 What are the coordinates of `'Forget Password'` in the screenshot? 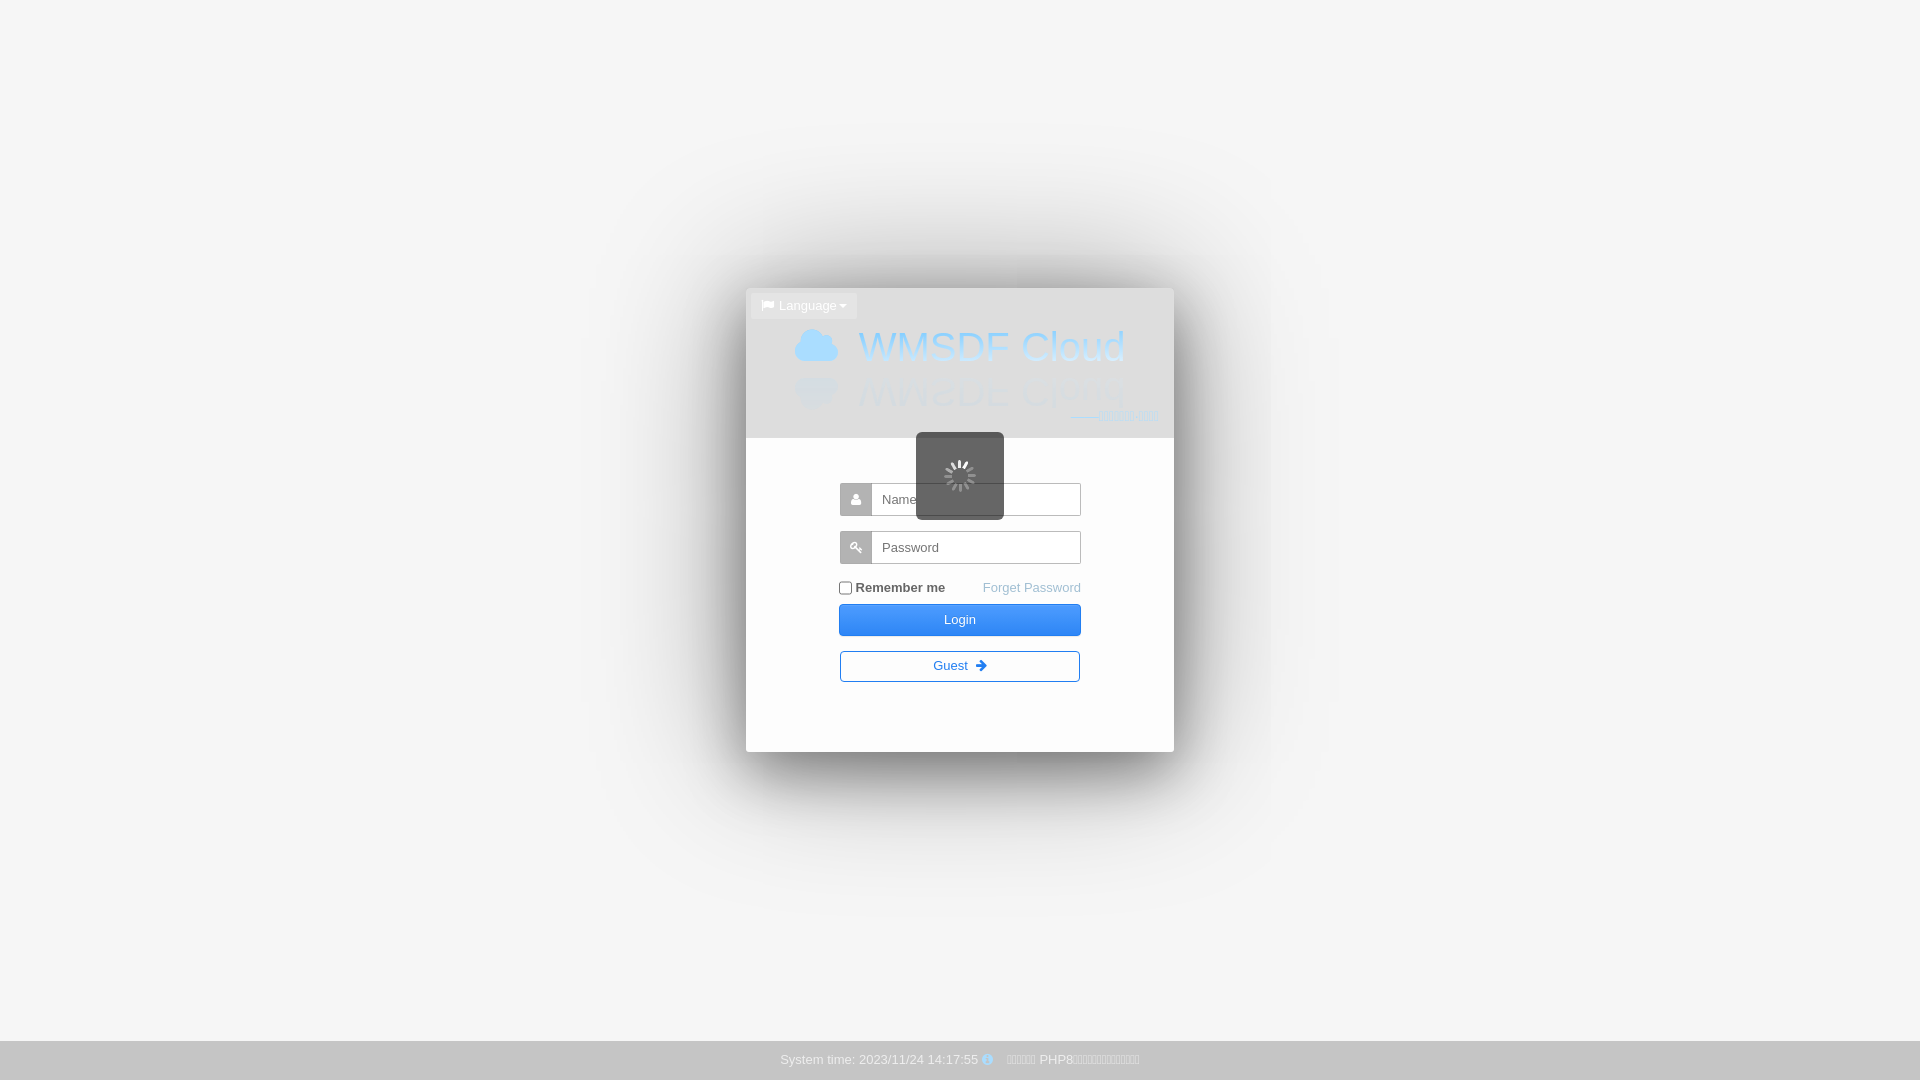 It's located at (1032, 587).